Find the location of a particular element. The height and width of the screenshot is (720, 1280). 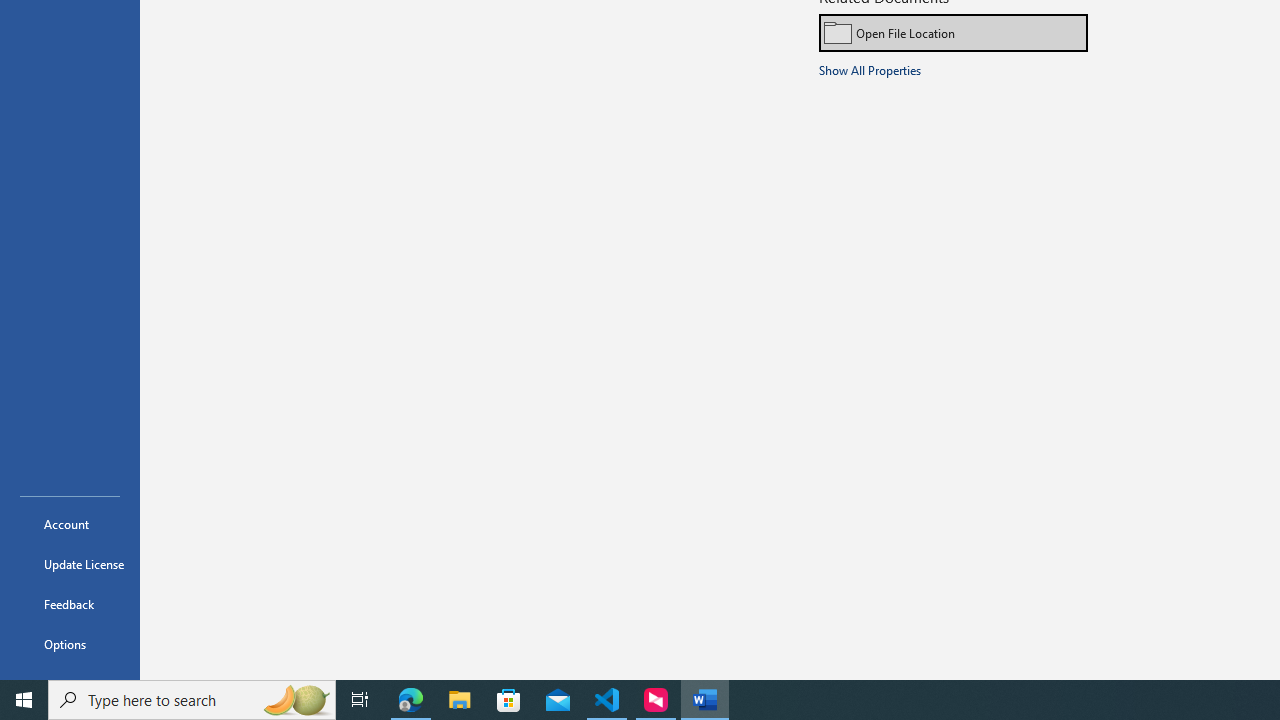

'Update License' is located at coordinates (69, 564).